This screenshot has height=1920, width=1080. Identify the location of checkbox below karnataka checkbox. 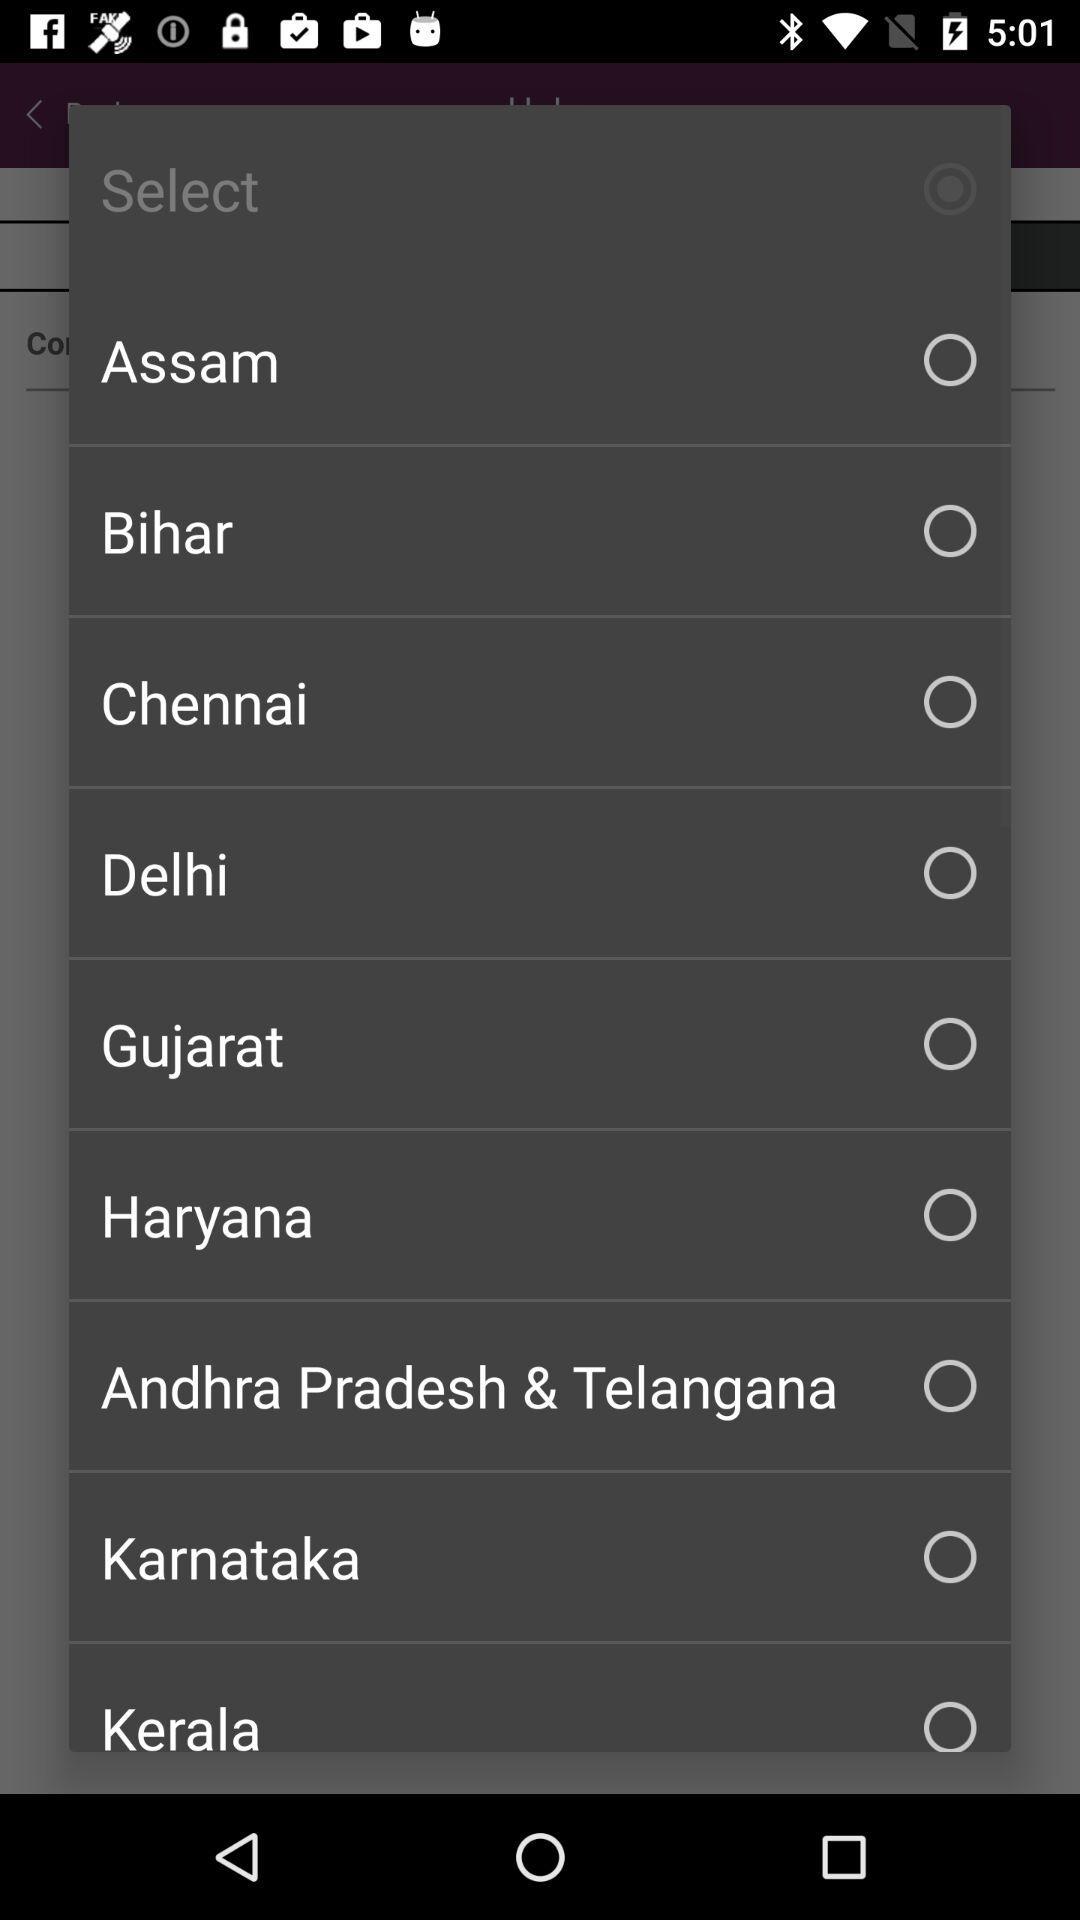
(540, 1697).